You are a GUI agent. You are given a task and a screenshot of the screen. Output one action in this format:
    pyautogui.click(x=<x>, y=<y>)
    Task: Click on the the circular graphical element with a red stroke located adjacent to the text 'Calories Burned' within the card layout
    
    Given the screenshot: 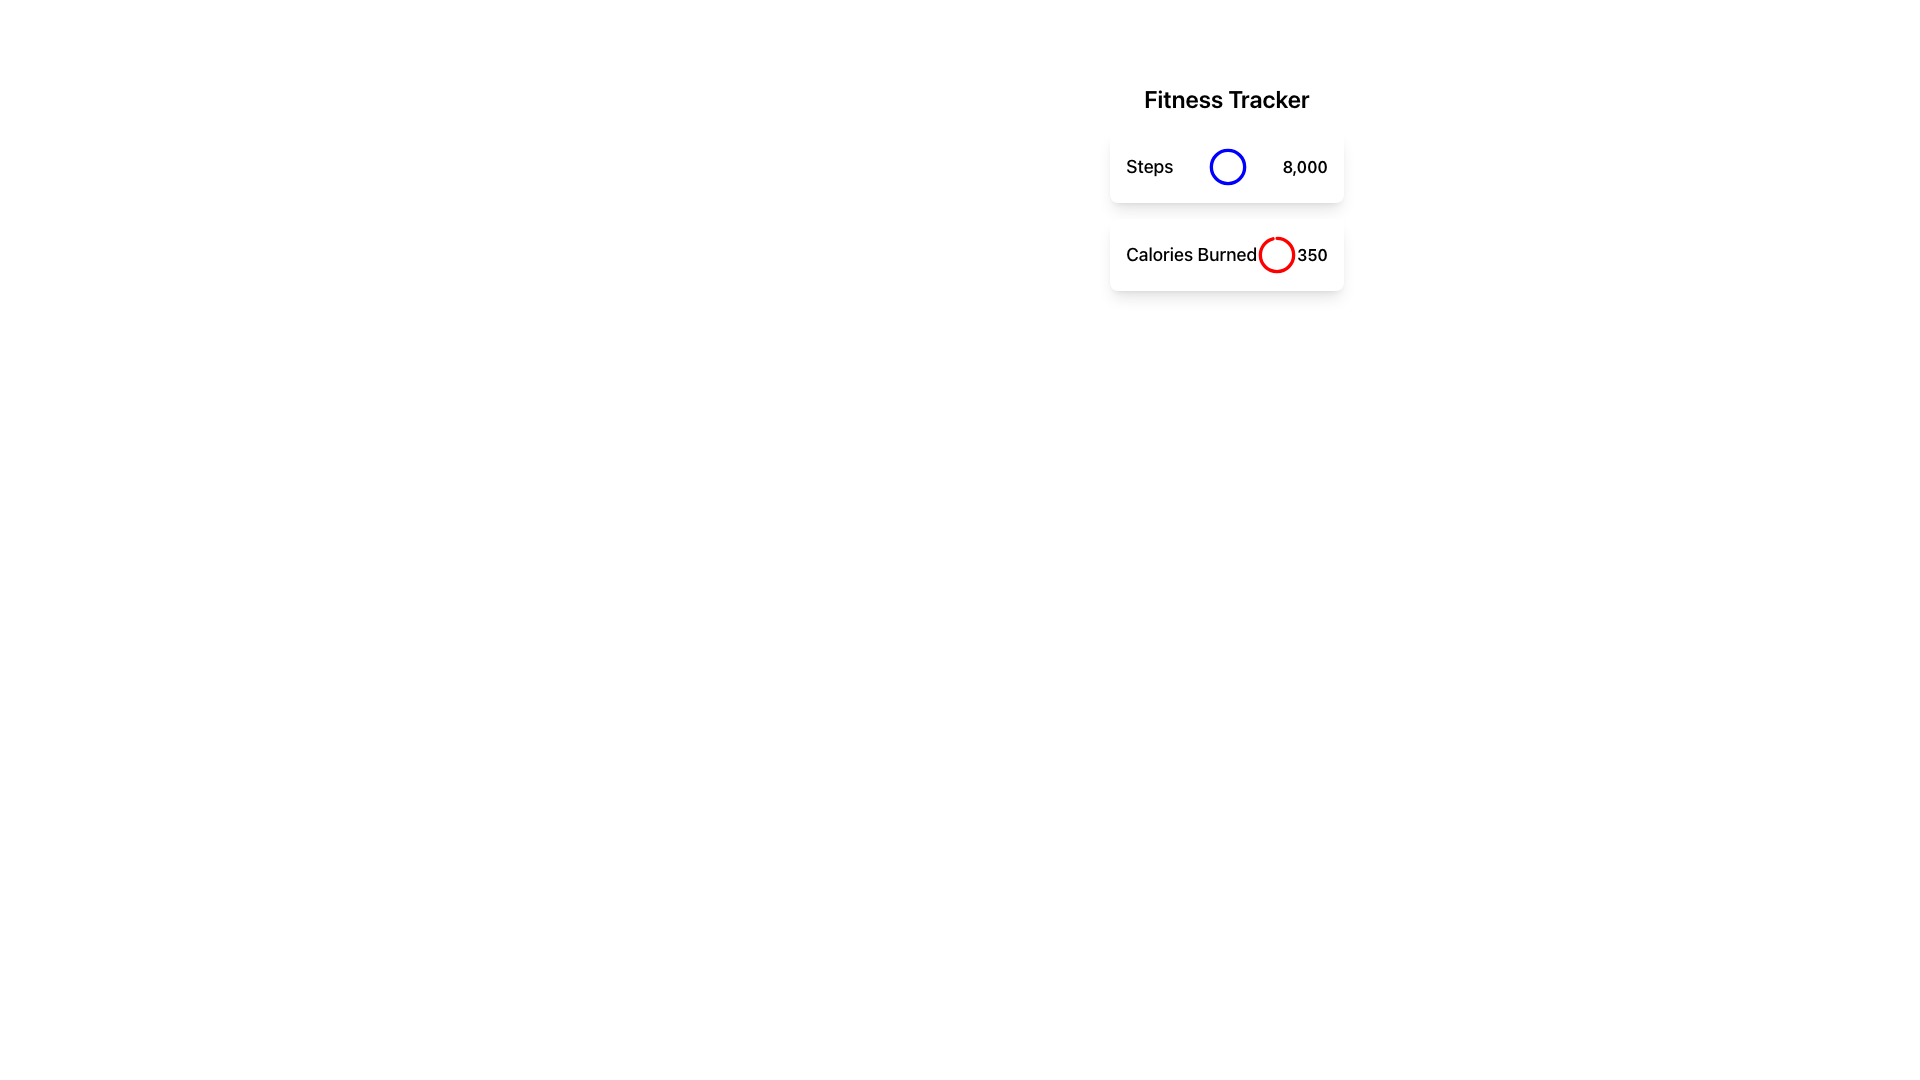 What is the action you would take?
    pyautogui.click(x=1276, y=253)
    